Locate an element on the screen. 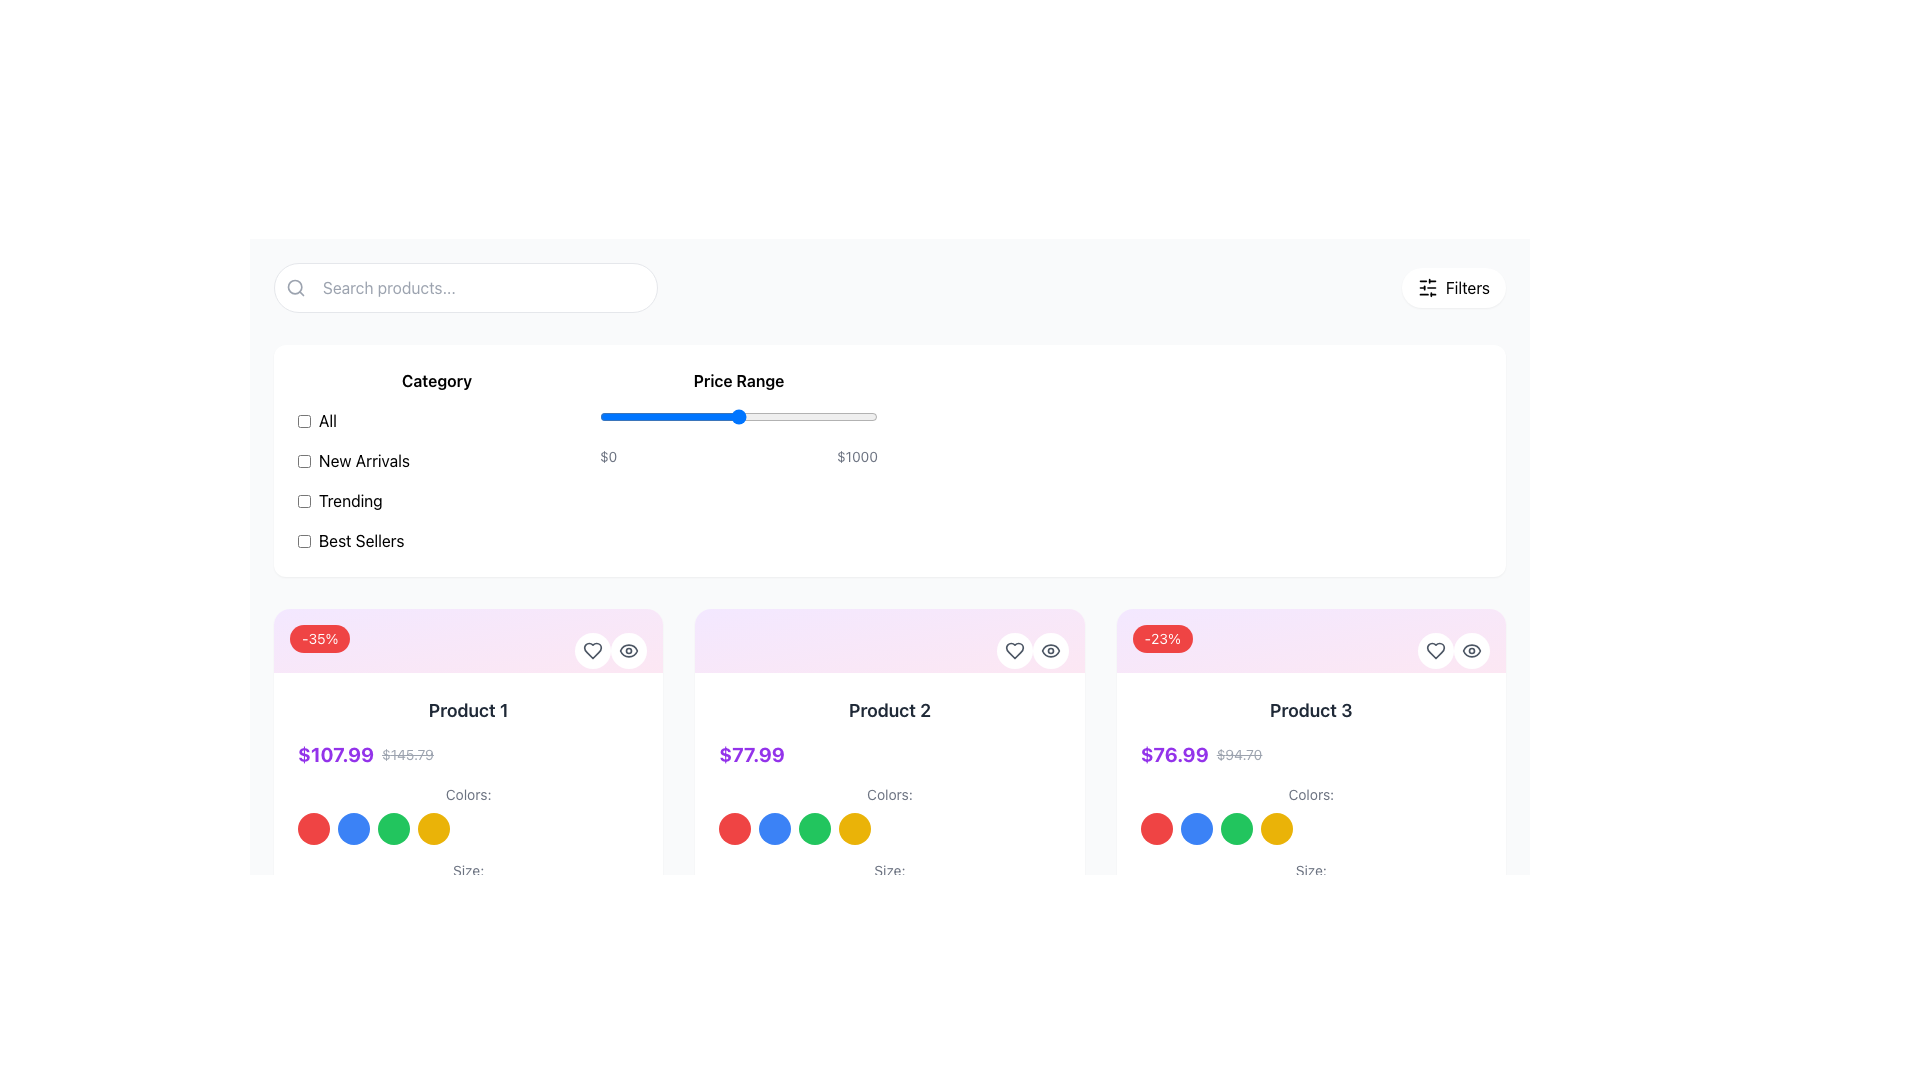  the heart button in the Icon button group located at the top-right corner of the 'Product 3' card to mark the product as a favorite is located at coordinates (1454, 647).